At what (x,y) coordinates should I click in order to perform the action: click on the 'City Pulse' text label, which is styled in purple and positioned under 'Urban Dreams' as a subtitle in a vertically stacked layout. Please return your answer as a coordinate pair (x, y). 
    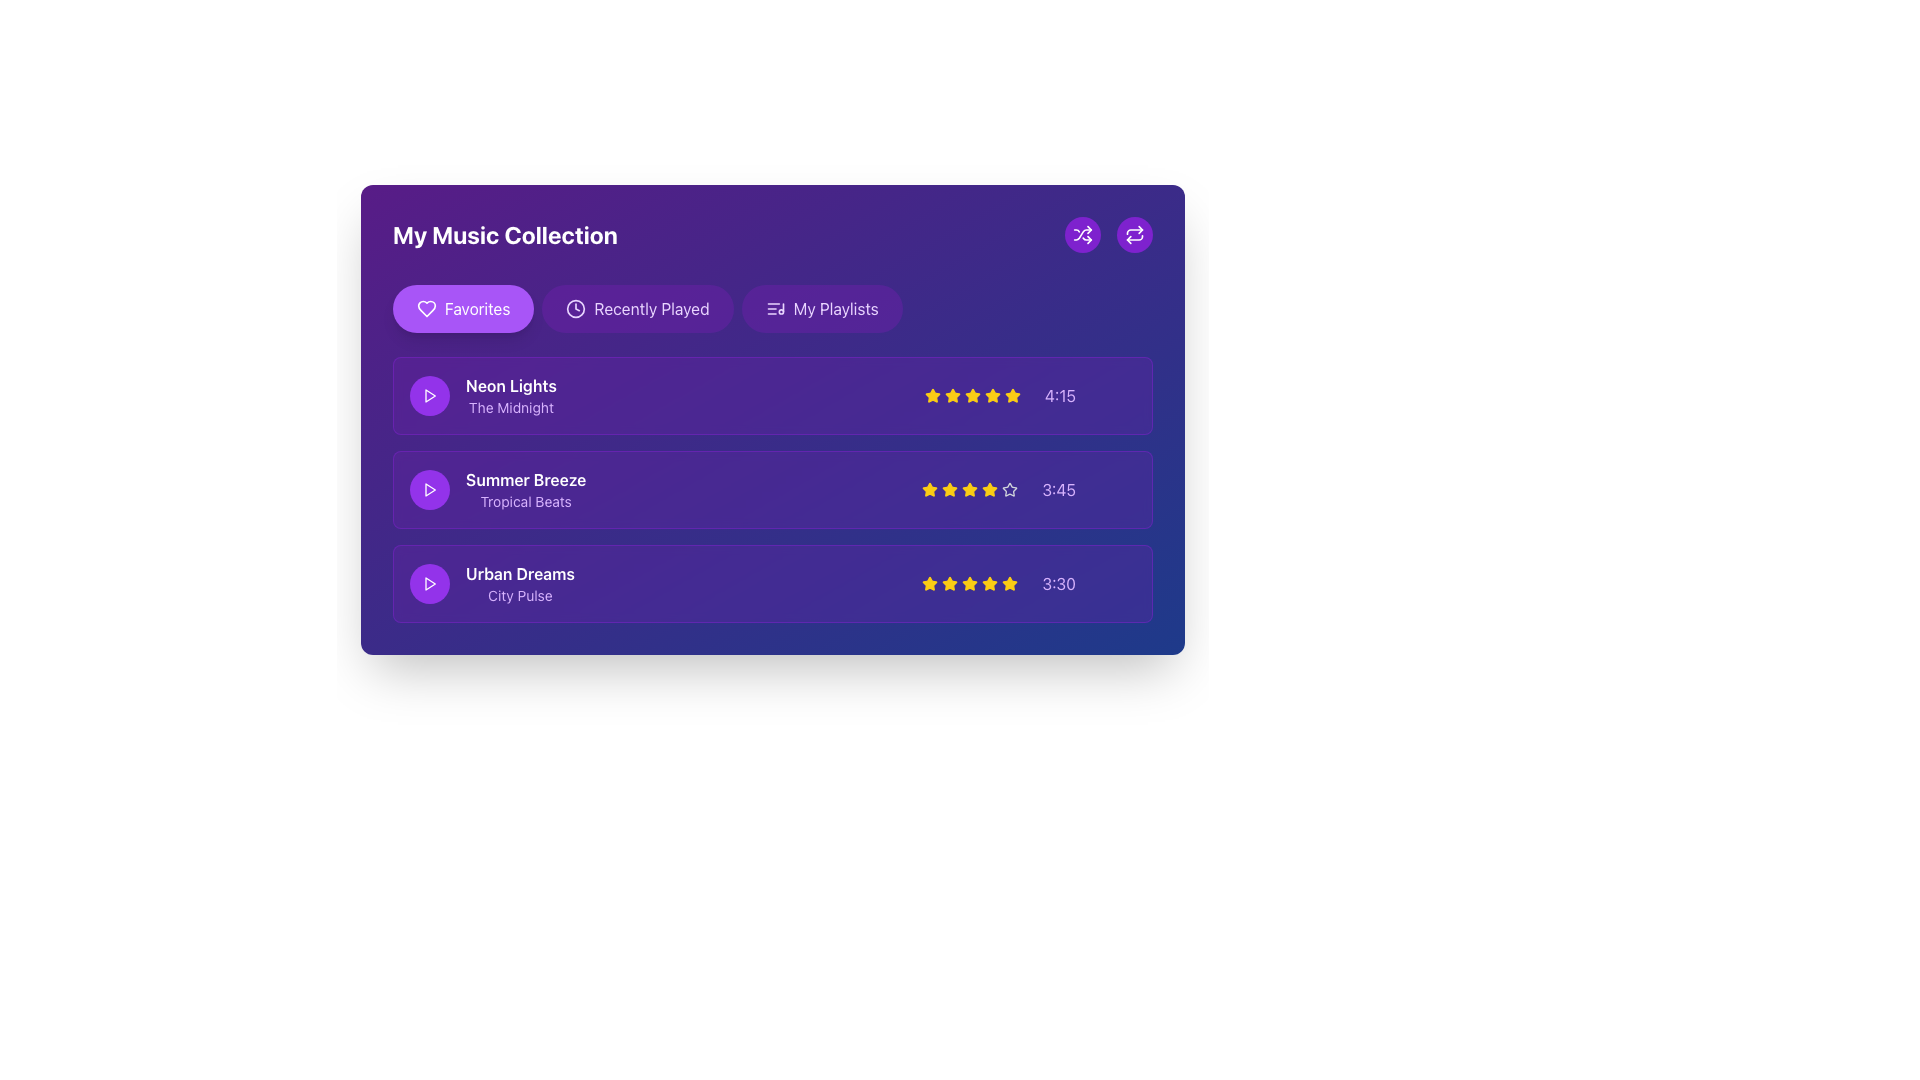
    Looking at the image, I should click on (520, 595).